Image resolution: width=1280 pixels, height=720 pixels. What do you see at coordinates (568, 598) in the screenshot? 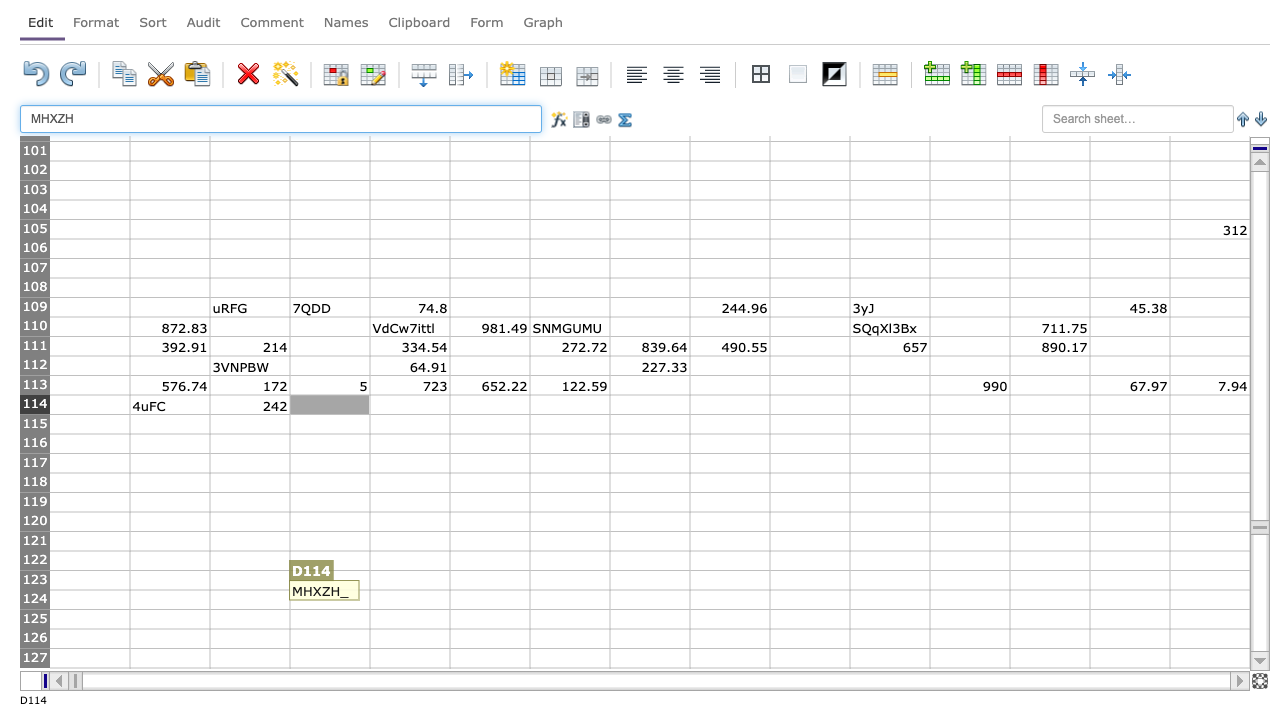
I see `cell G124` at bounding box center [568, 598].